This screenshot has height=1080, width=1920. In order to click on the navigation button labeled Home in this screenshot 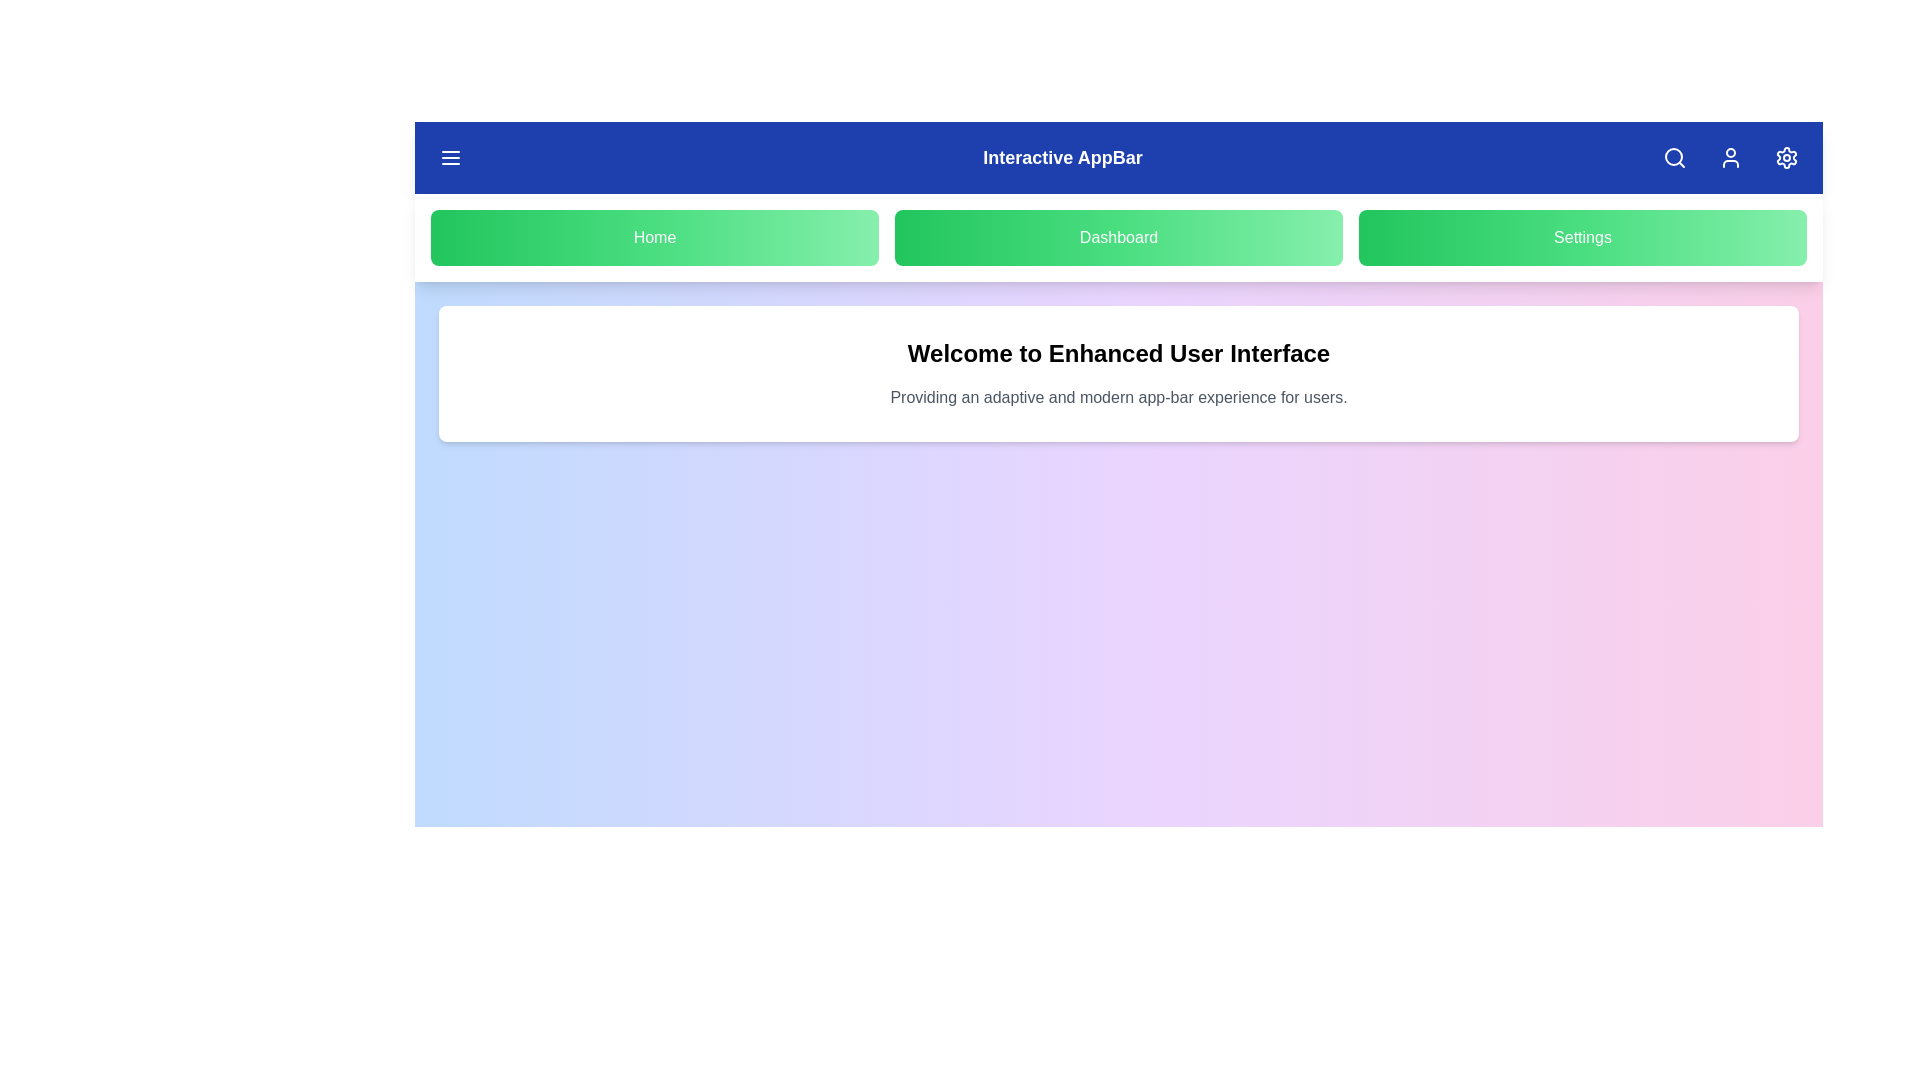, I will do `click(654, 237)`.